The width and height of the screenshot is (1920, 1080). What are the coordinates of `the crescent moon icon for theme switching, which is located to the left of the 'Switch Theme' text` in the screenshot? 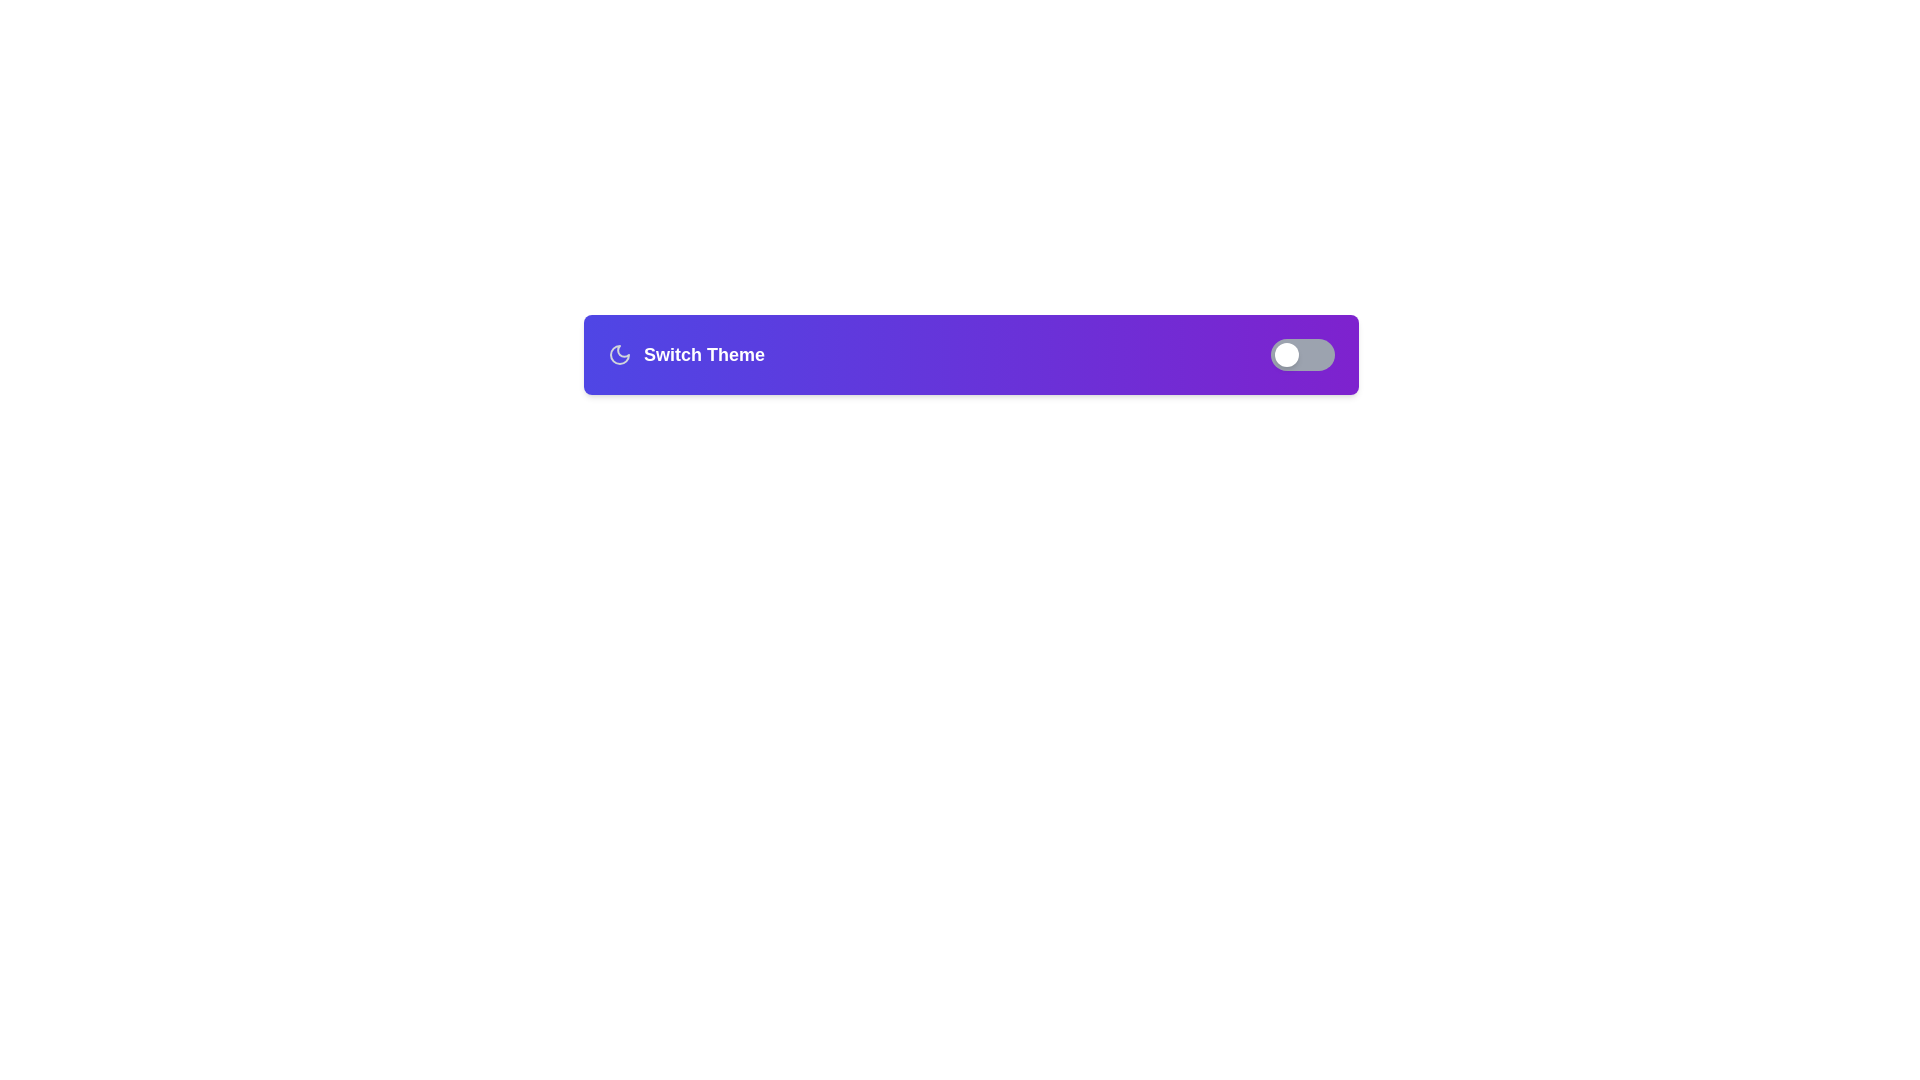 It's located at (618, 353).